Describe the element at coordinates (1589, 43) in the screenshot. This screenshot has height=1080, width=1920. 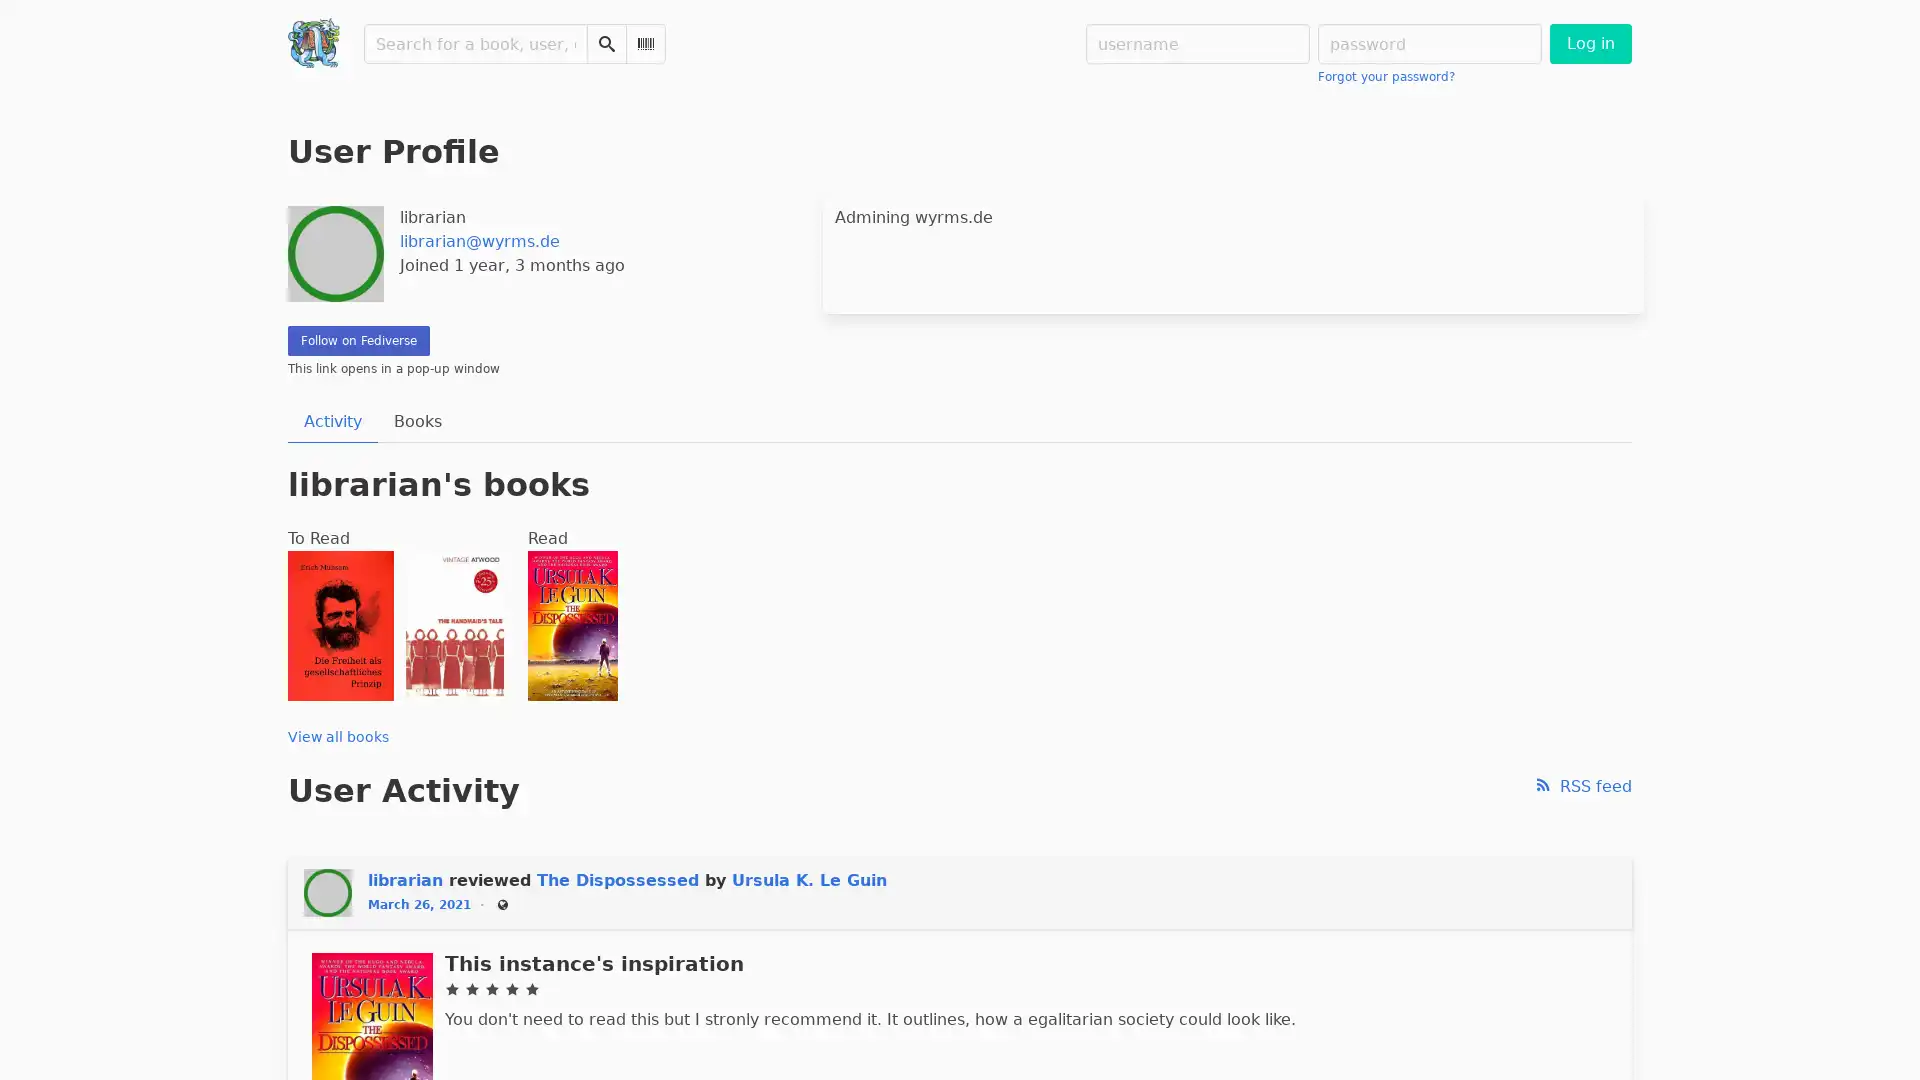
I see `Log in` at that location.